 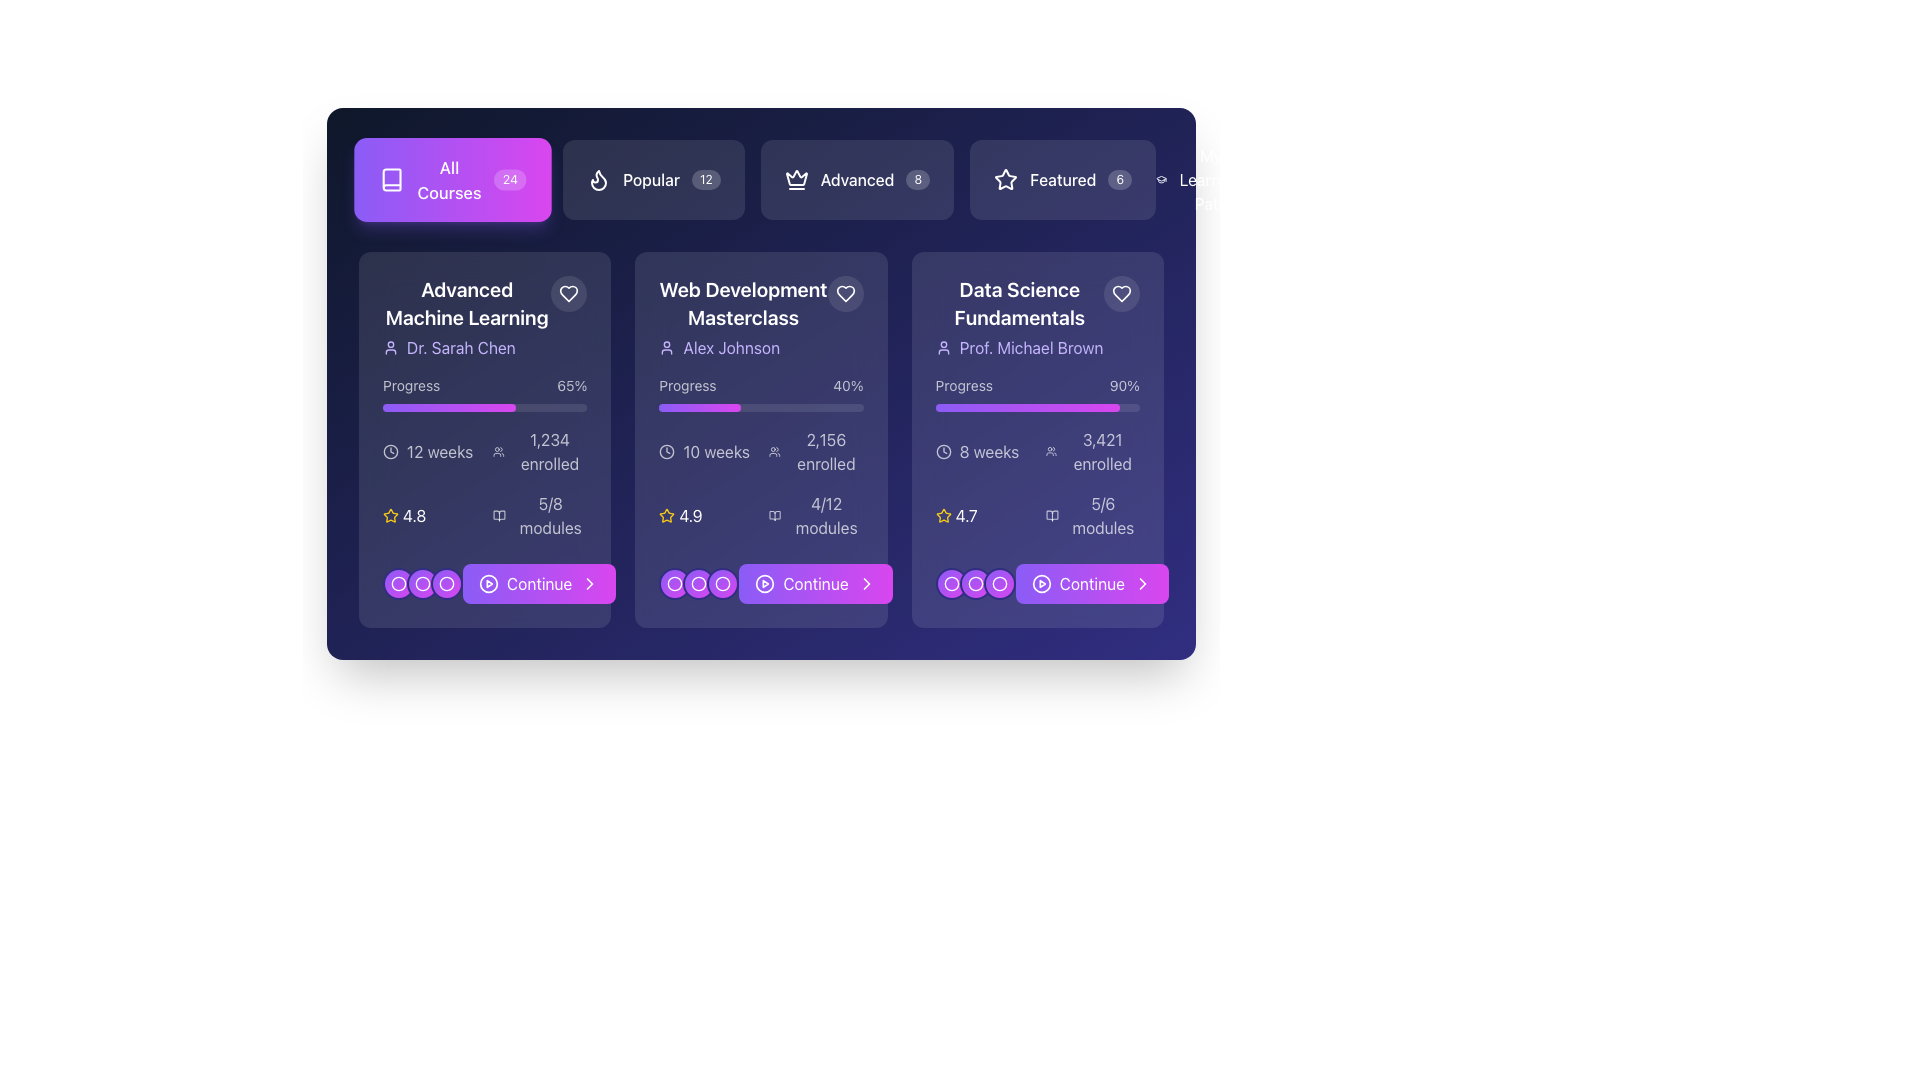 I want to click on the circular icon with a white stroke outline located at the bottom-left corner of the first educational course card if it is interactive, so click(x=421, y=583).